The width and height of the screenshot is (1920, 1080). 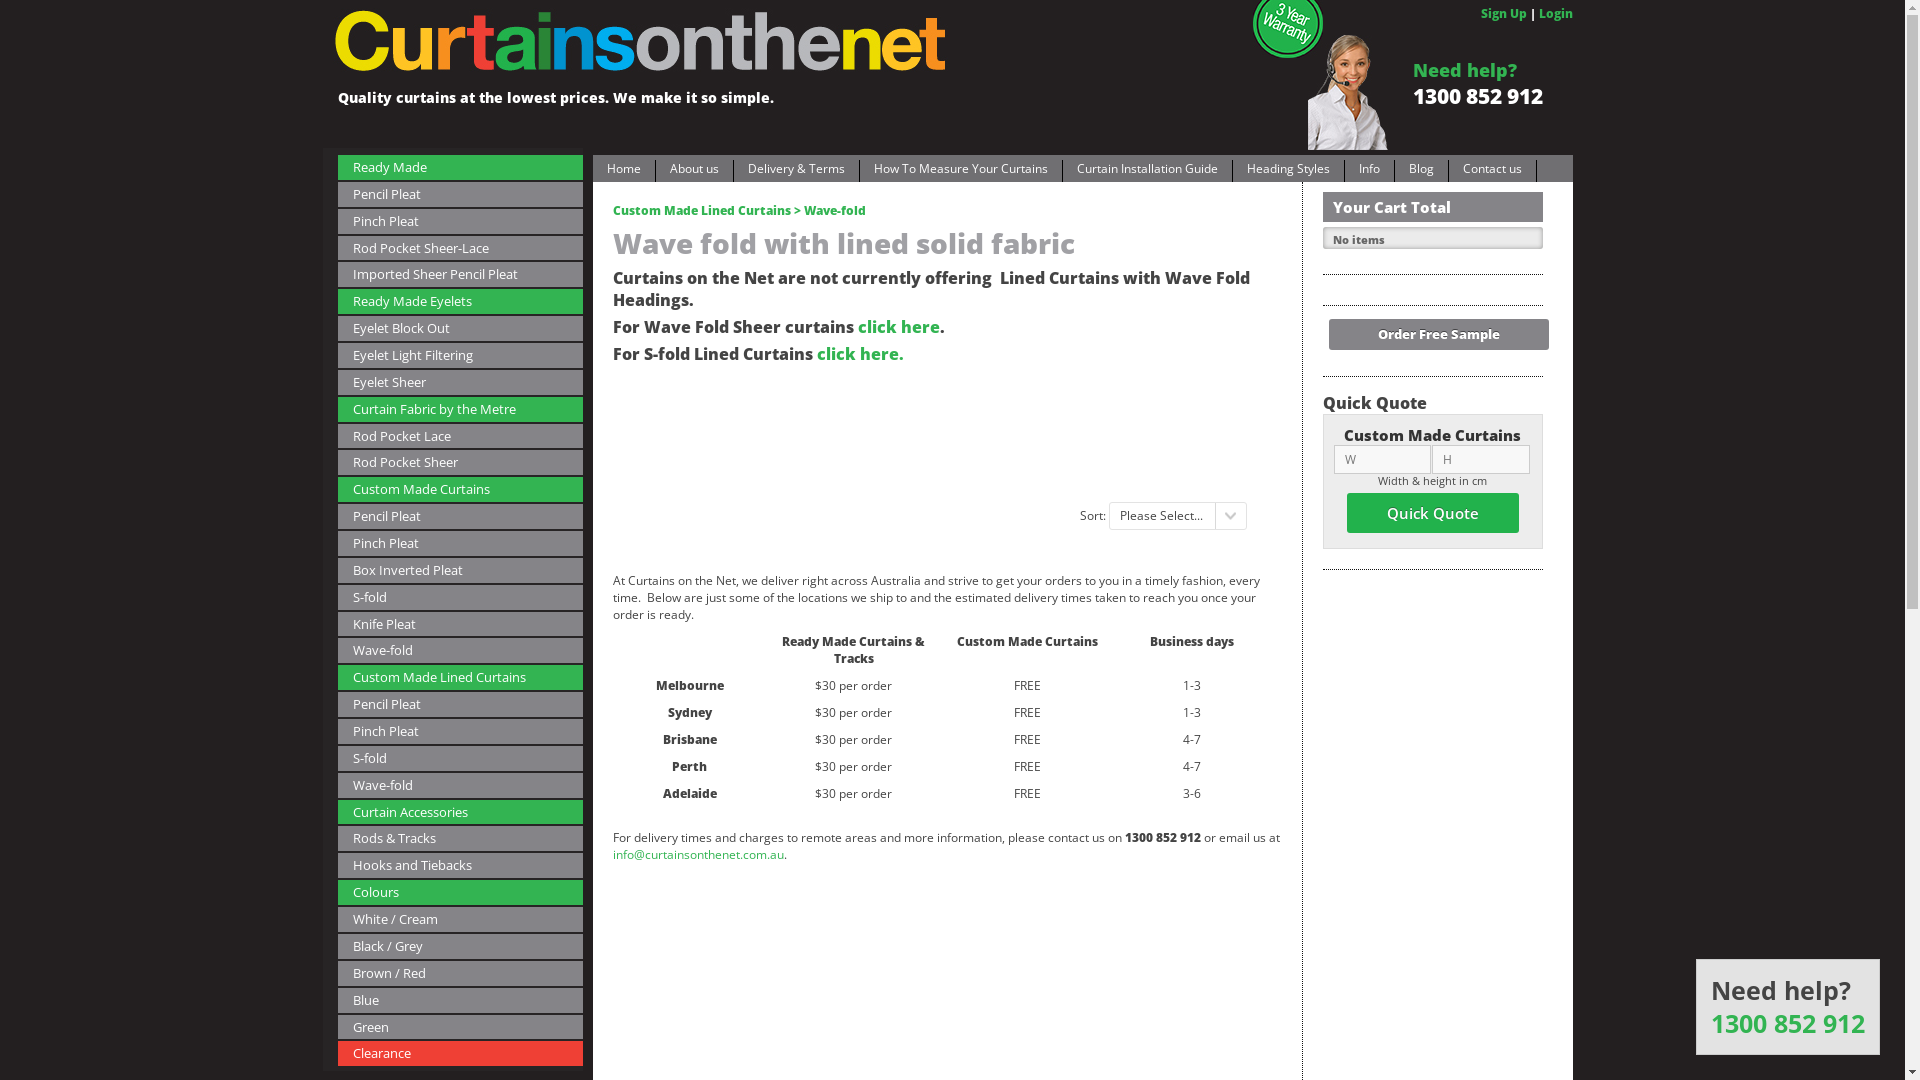 What do you see at coordinates (459, 247) in the screenshot?
I see `'Rod Pocket Sheer-Lace'` at bounding box center [459, 247].